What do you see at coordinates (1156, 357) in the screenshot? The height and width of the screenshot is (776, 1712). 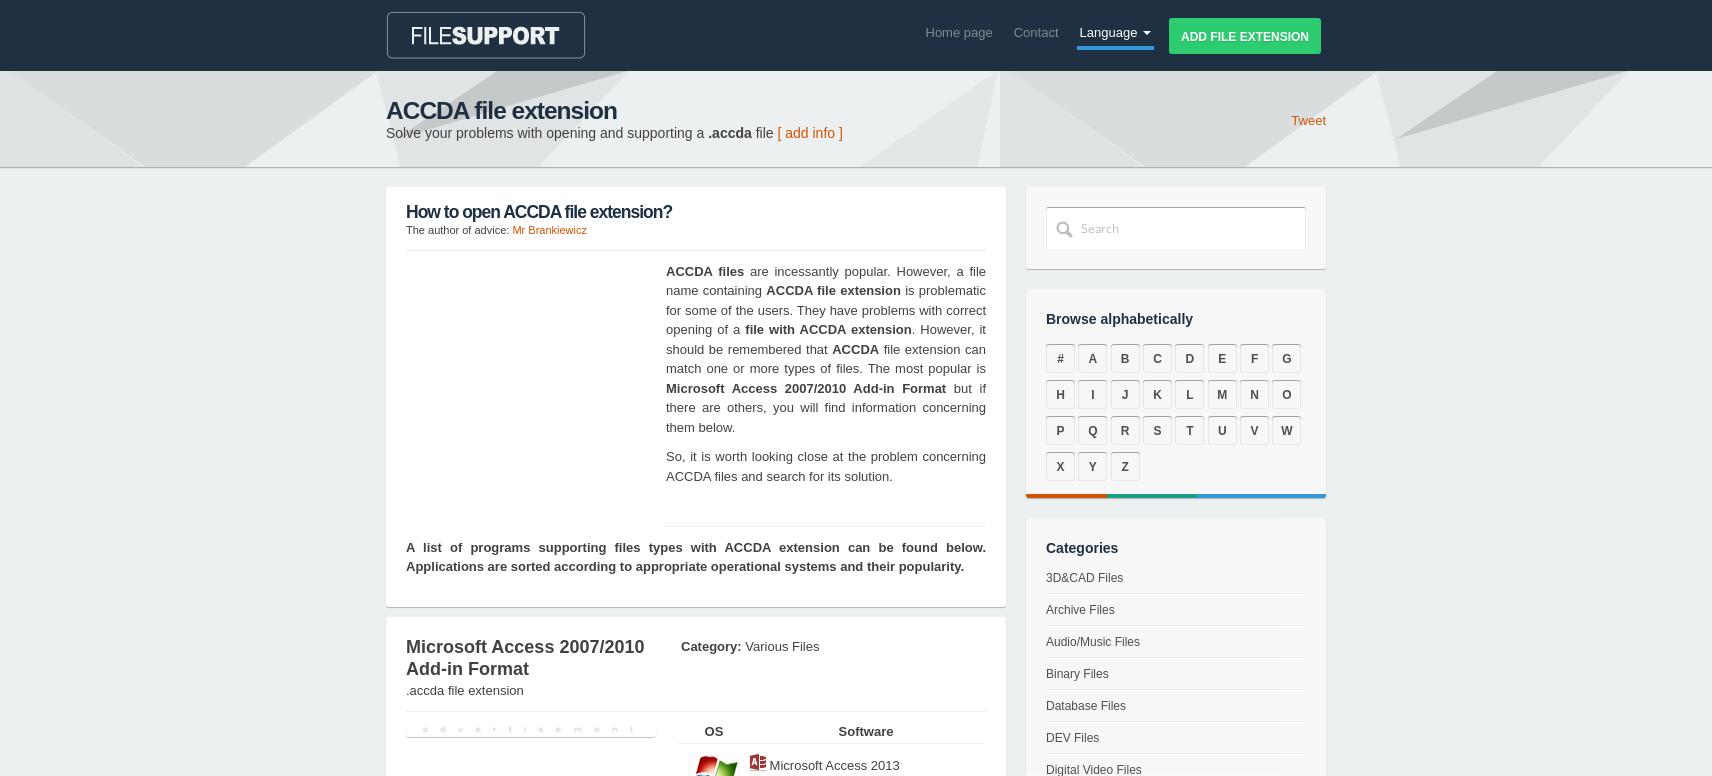 I see `'C'` at bounding box center [1156, 357].